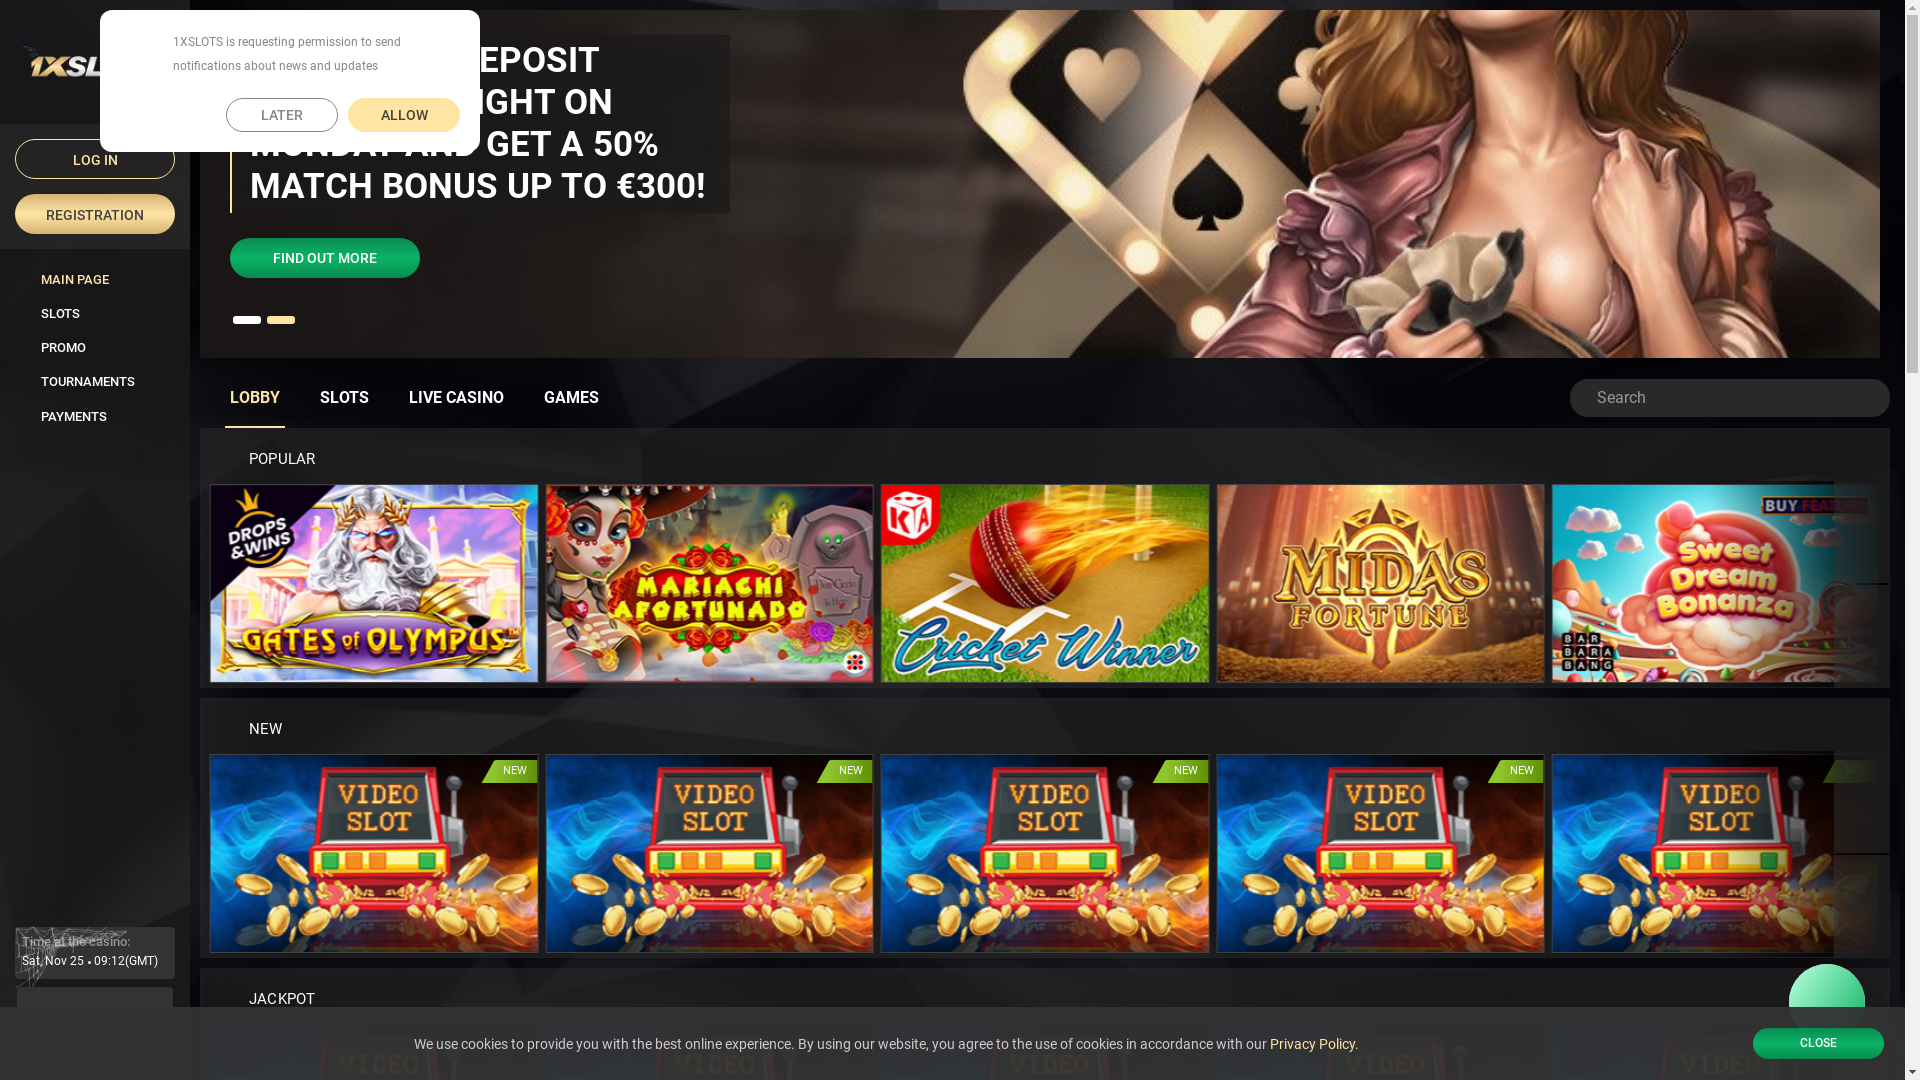 The height and width of the screenshot is (1080, 1920). Describe the element at coordinates (225, 115) in the screenshot. I see `'LATER'` at that location.